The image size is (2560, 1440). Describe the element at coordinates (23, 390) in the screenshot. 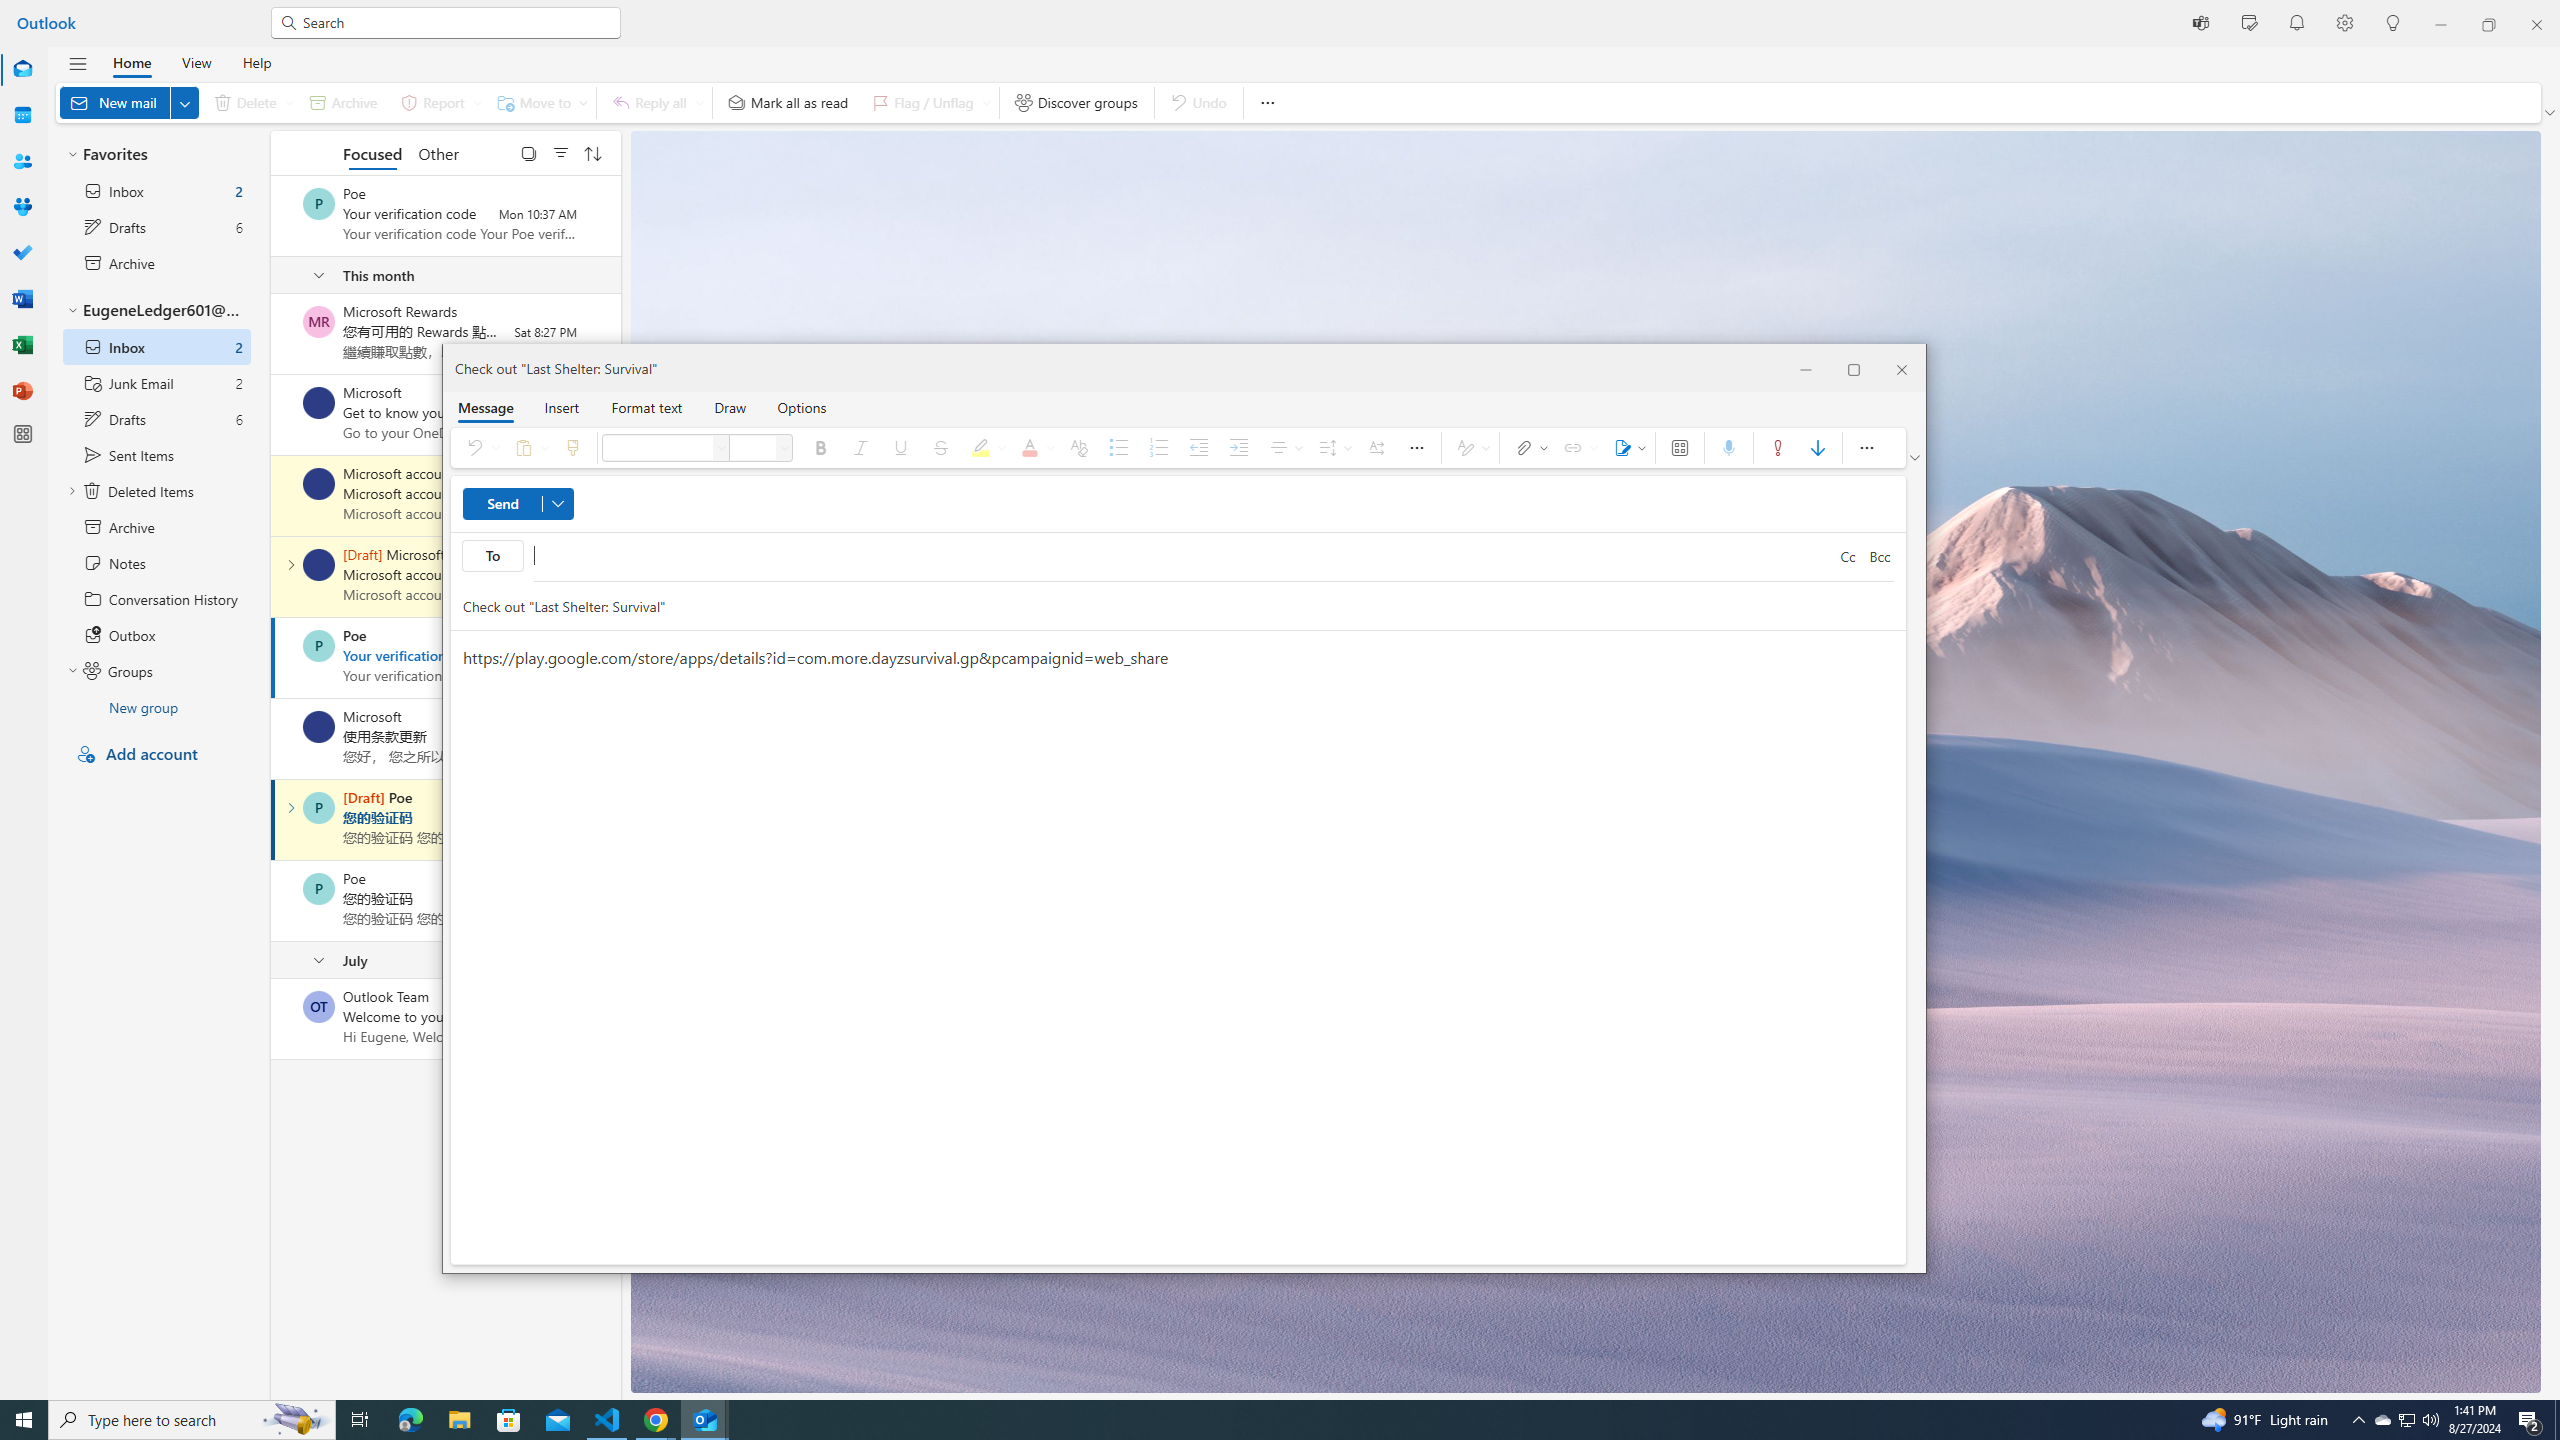

I see `'PowerPoint'` at that location.